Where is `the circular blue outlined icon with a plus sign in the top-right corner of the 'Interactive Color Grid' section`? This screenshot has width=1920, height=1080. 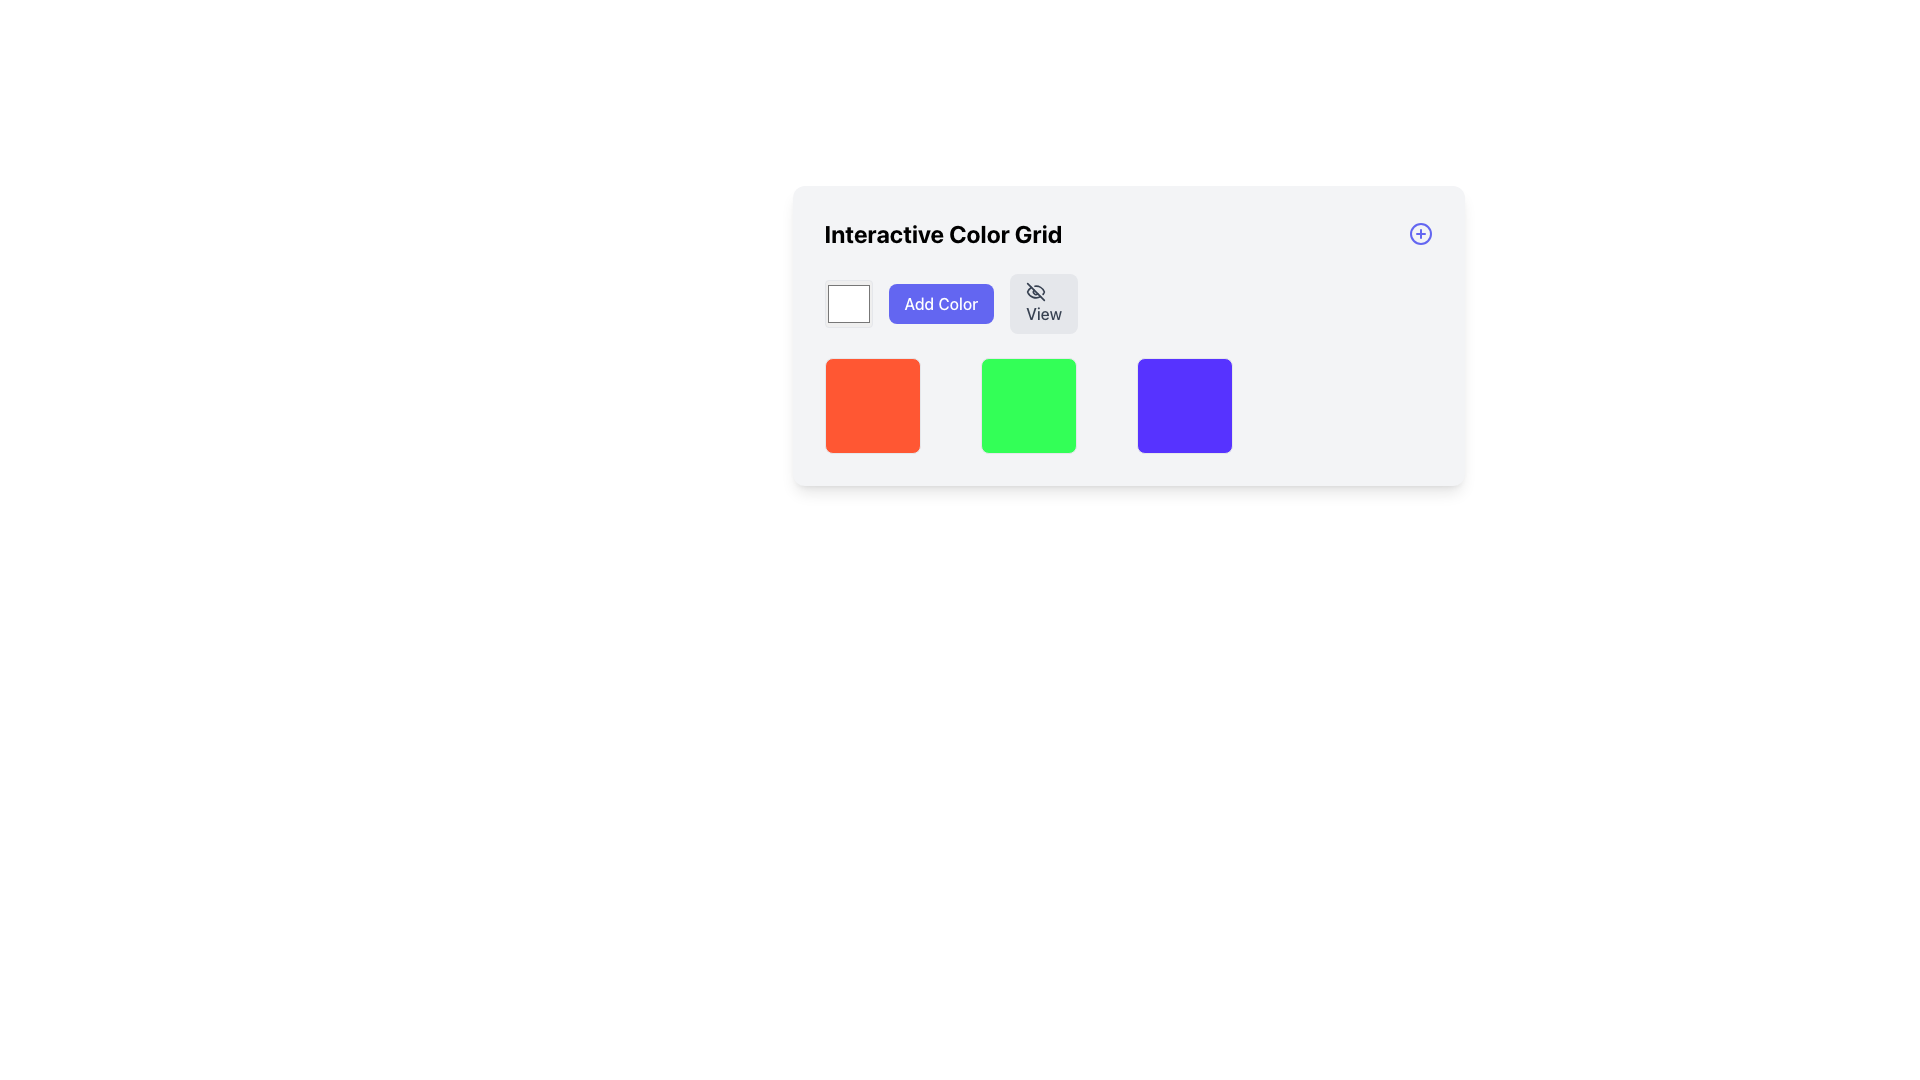 the circular blue outlined icon with a plus sign in the top-right corner of the 'Interactive Color Grid' section is located at coordinates (1419, 233).